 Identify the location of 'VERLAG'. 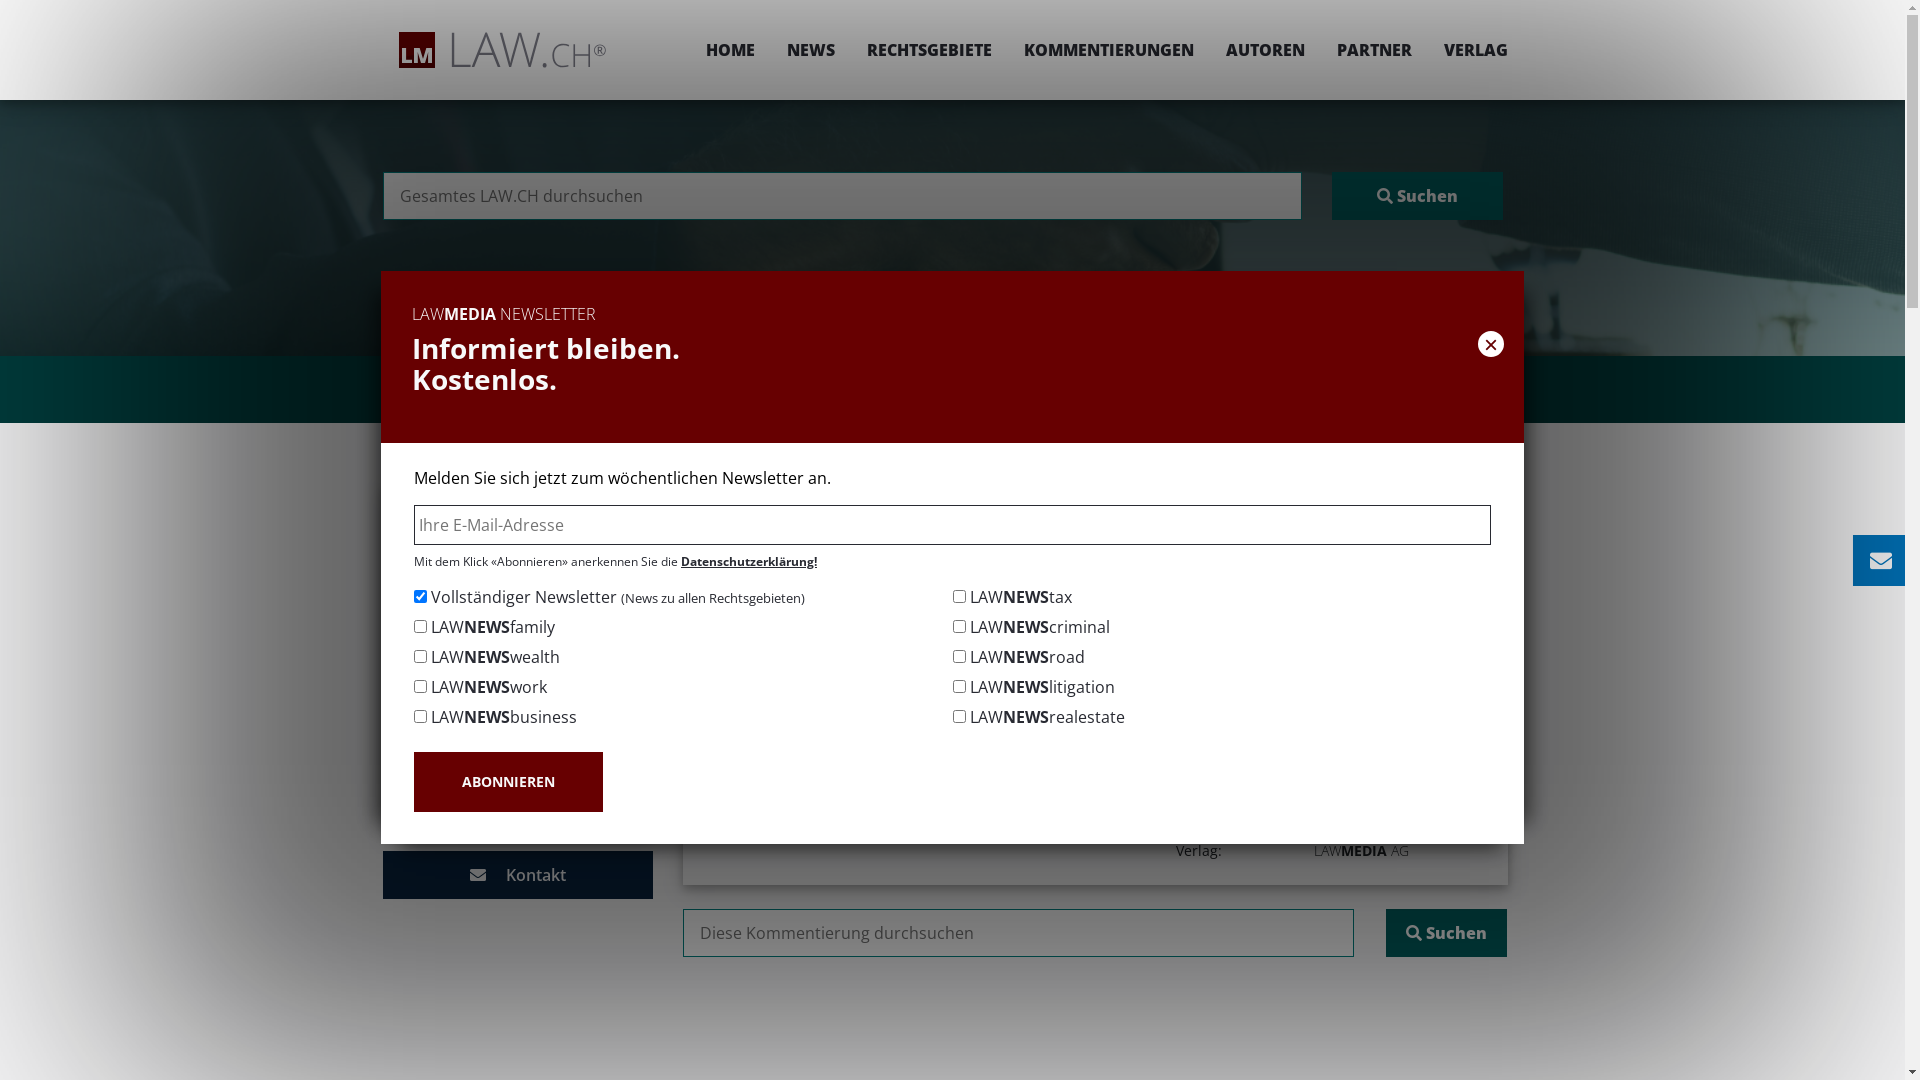
(1468, 49).